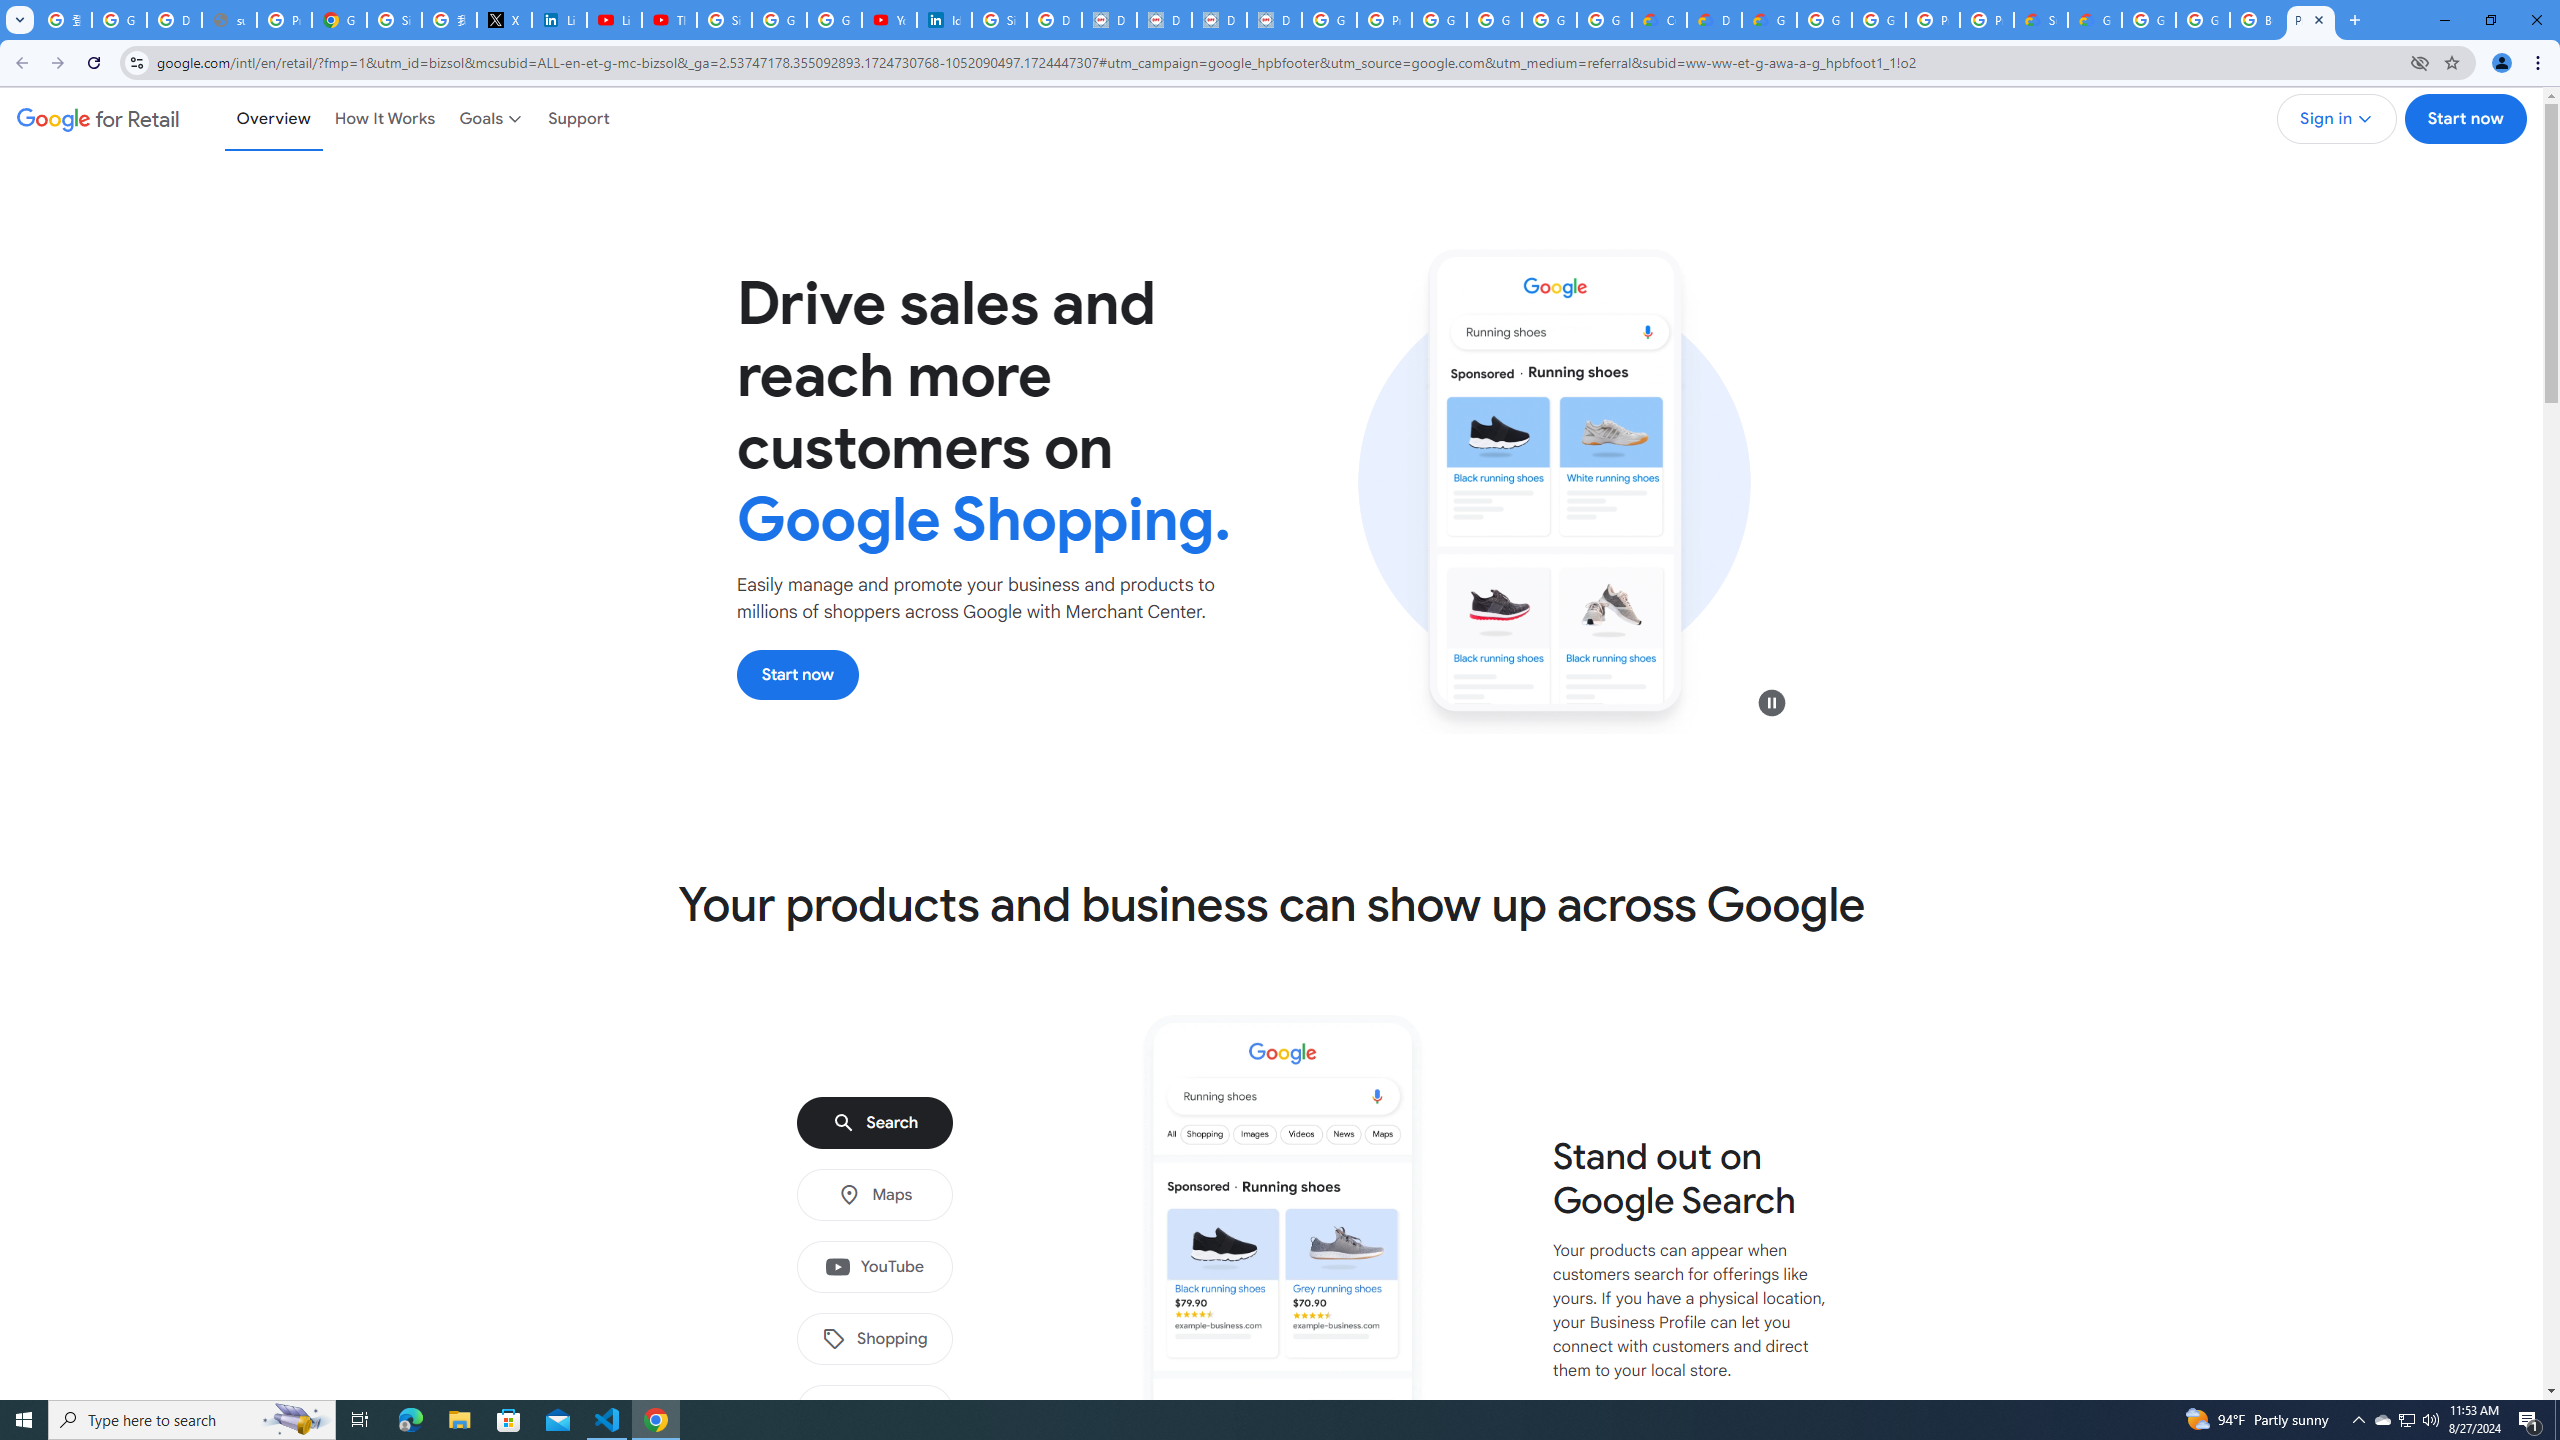 The width and height of the screenshot is (2560, 1440). Describe the element at coordinates (798, 674) in the screenshot. I see `'Start now'` at that location.